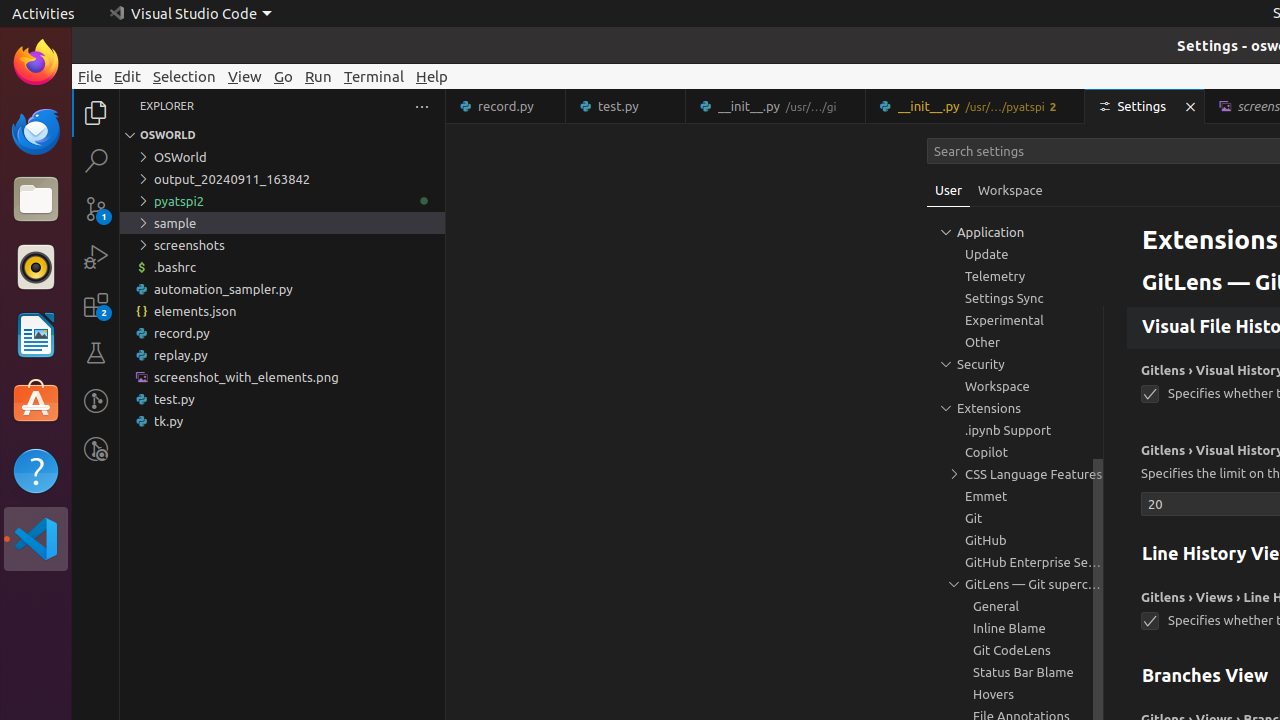  I want to click on 'GitHub Enterprise Server Authentication Provider, group', so click(1015, 562).